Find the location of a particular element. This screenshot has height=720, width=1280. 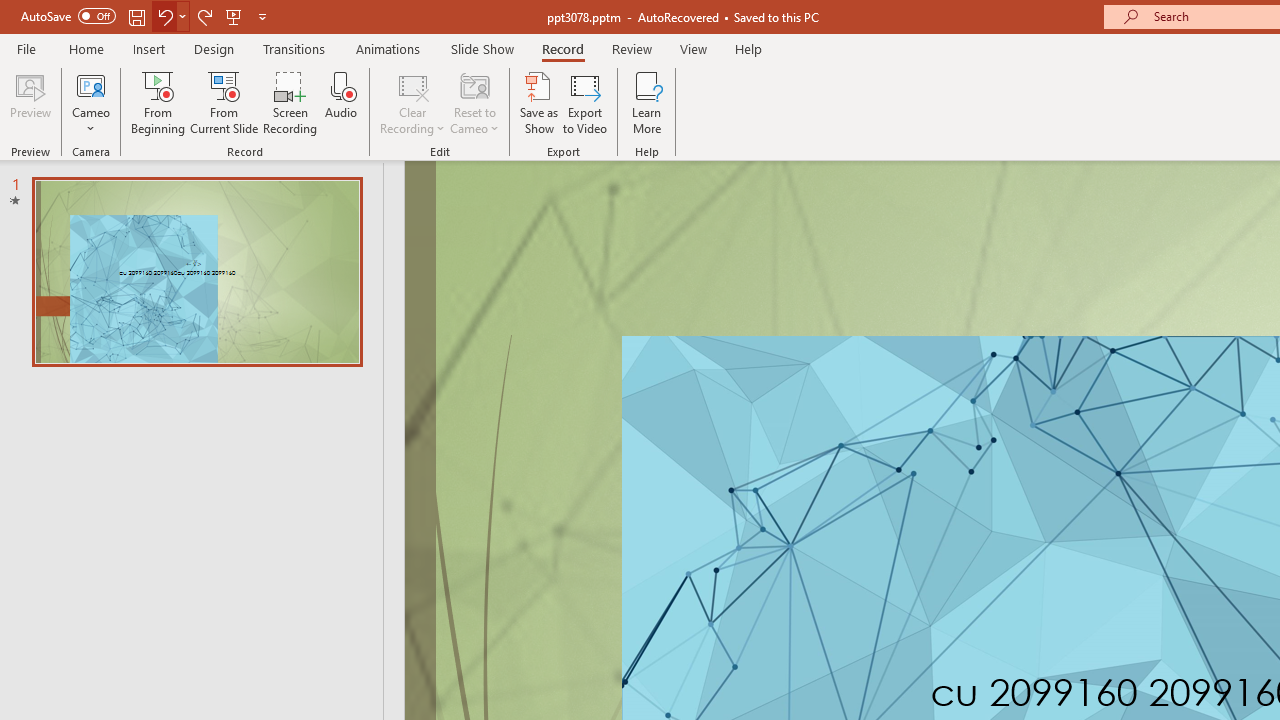

'Reset to Cameo' is located at coordinates (473, 103).